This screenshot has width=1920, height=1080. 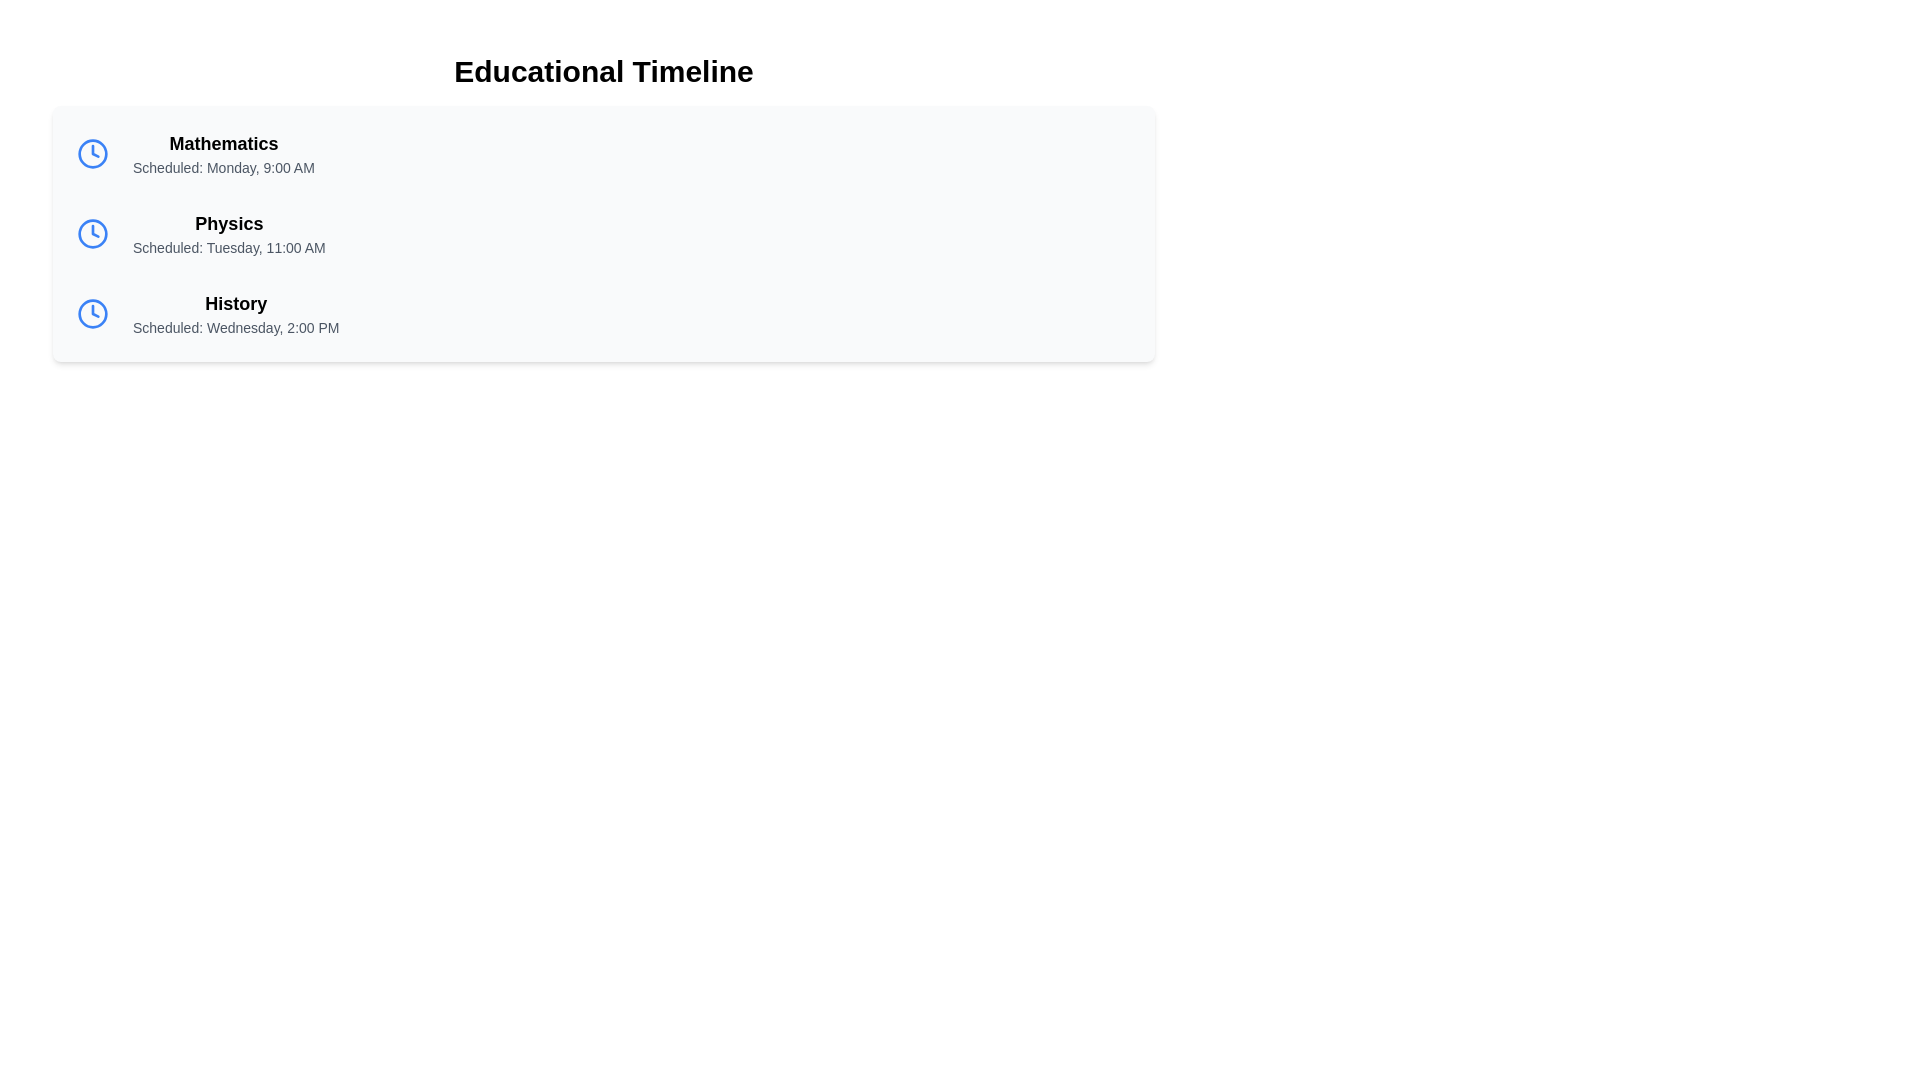 I want to click on the small triangular indicator within the circular icon located to the left of the 'Physics' timeline event, which is the second circular icon from the top, so click(x=94, y=230).